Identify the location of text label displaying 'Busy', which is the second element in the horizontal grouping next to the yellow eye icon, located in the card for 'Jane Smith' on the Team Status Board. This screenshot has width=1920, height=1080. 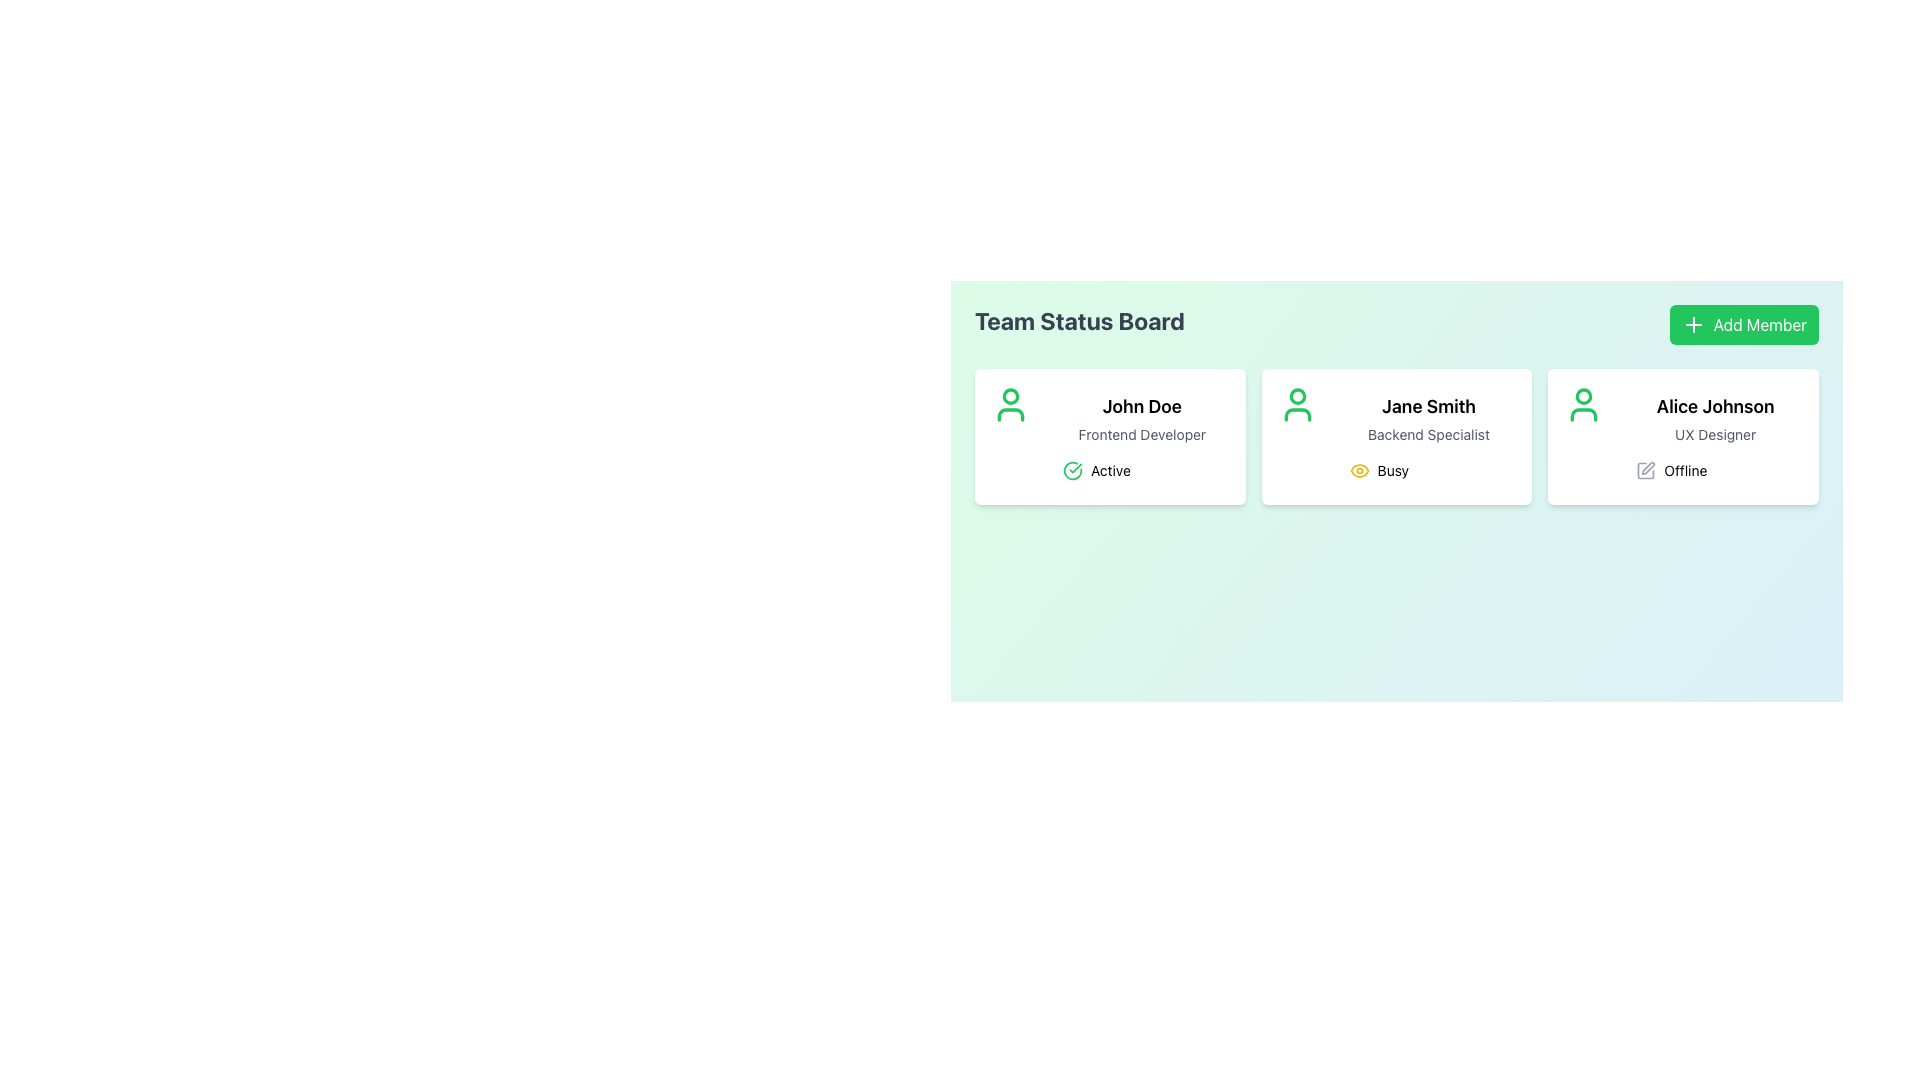
(1392, 470).